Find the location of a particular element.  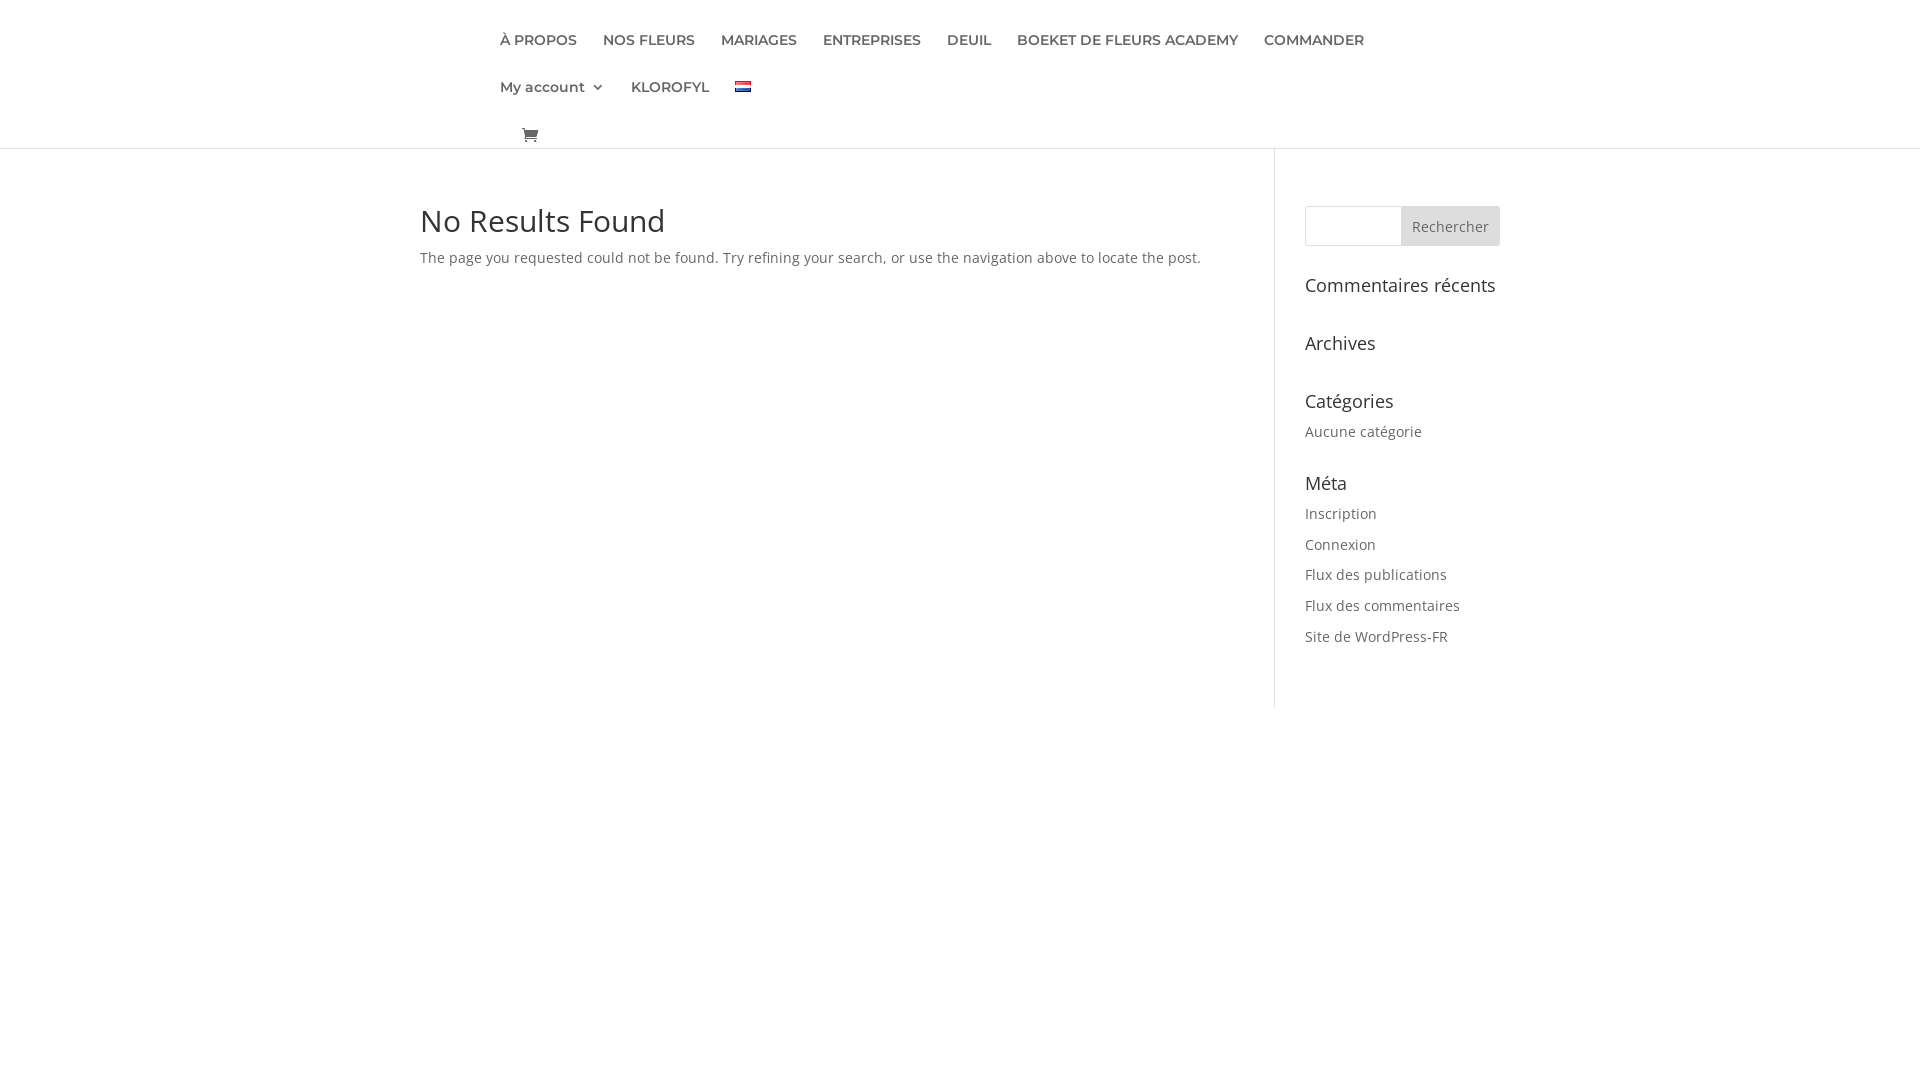

'NOS FLEURS' is located at coordinates (648, 55).